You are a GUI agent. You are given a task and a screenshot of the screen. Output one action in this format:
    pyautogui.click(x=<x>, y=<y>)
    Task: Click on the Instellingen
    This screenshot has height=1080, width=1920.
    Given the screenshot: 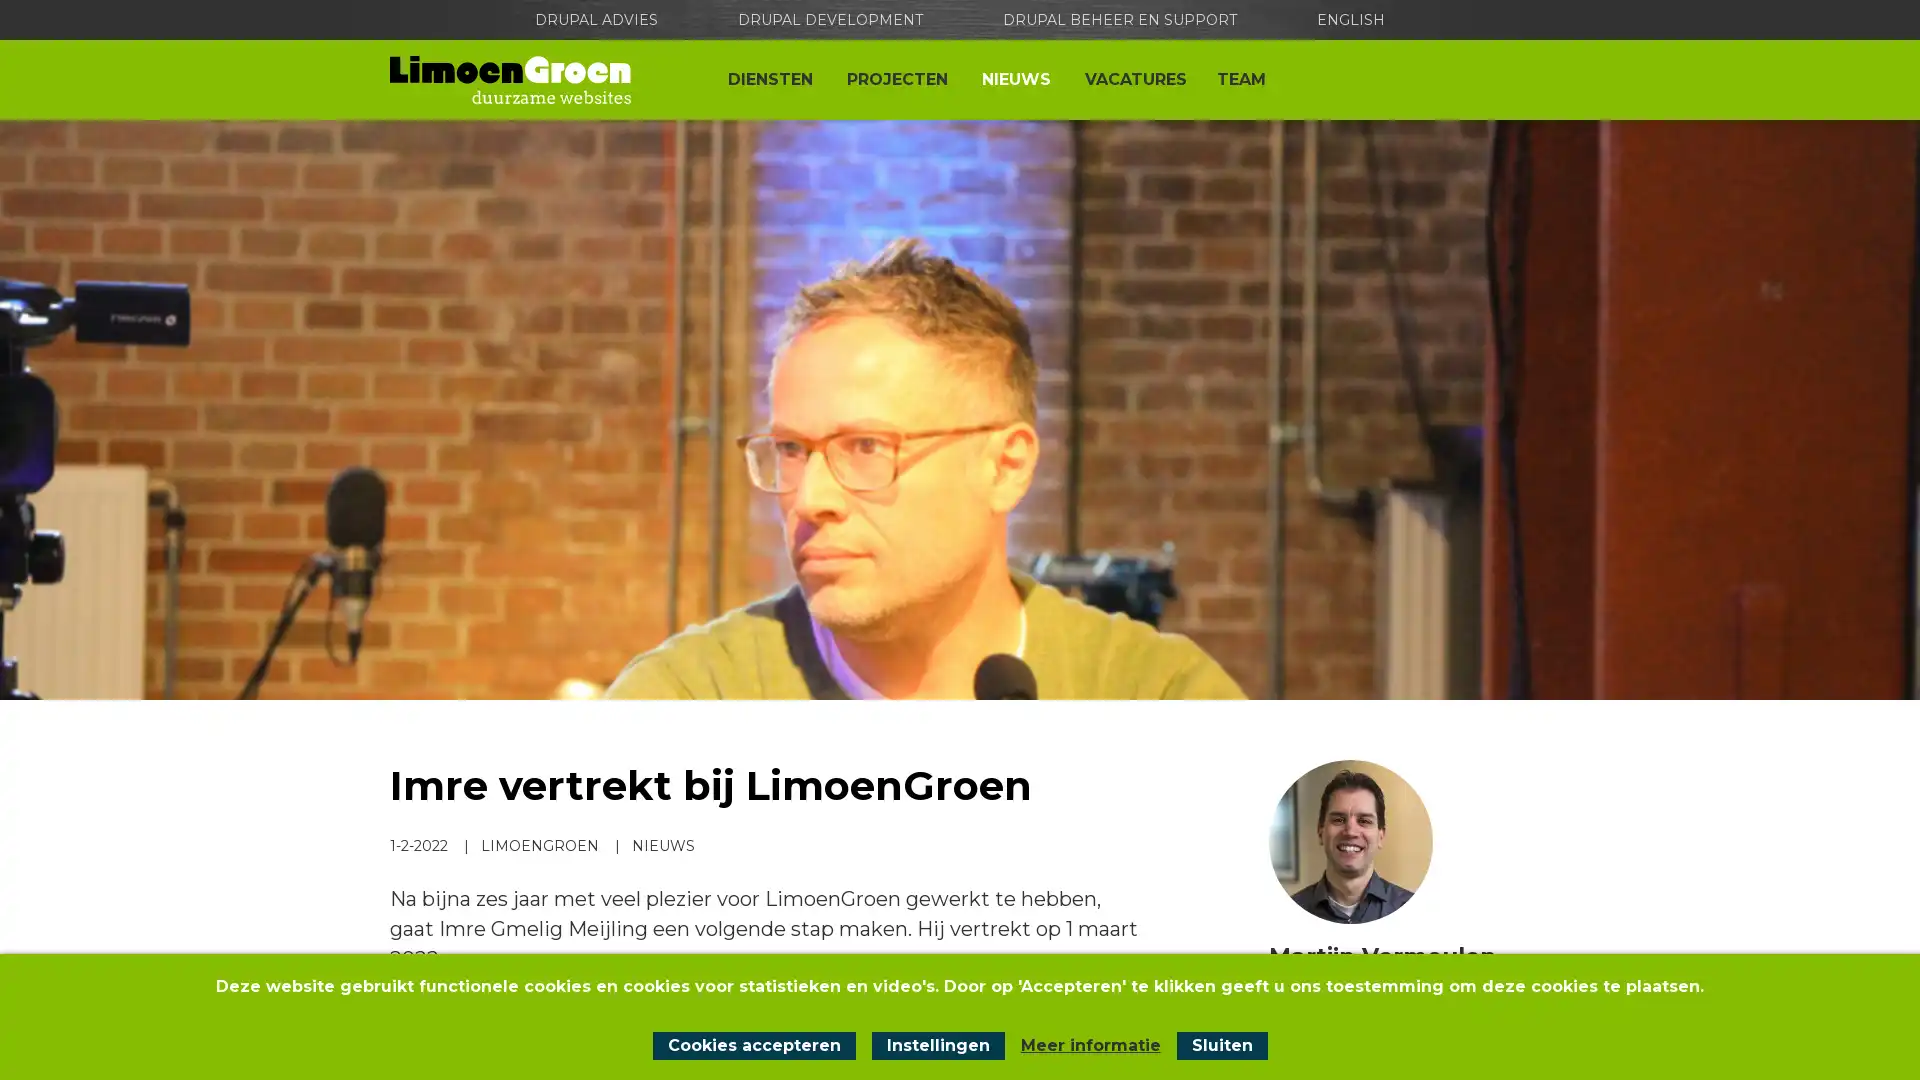 What is the action you would take?
    pyautogui.click(x=936, y=1044)
    